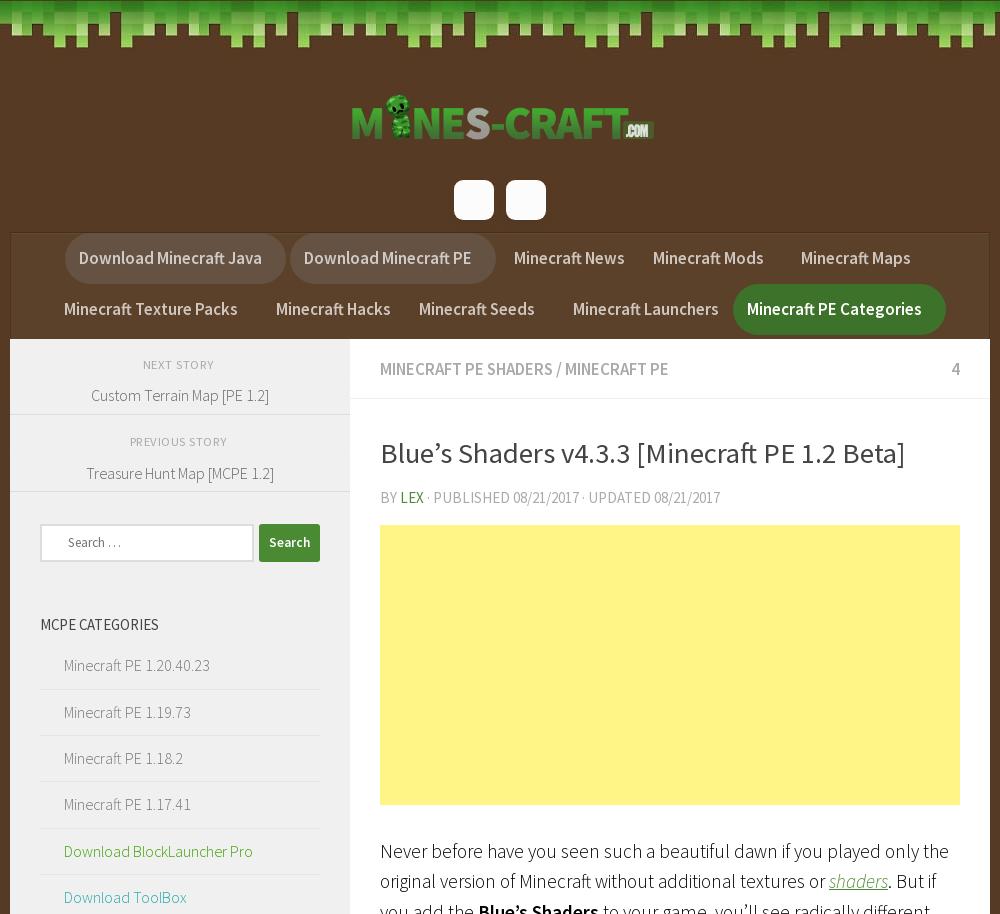 The width and height of the screenshot is (1000, 914). I want to click on 'MCPE Categories', so click(98, 622).